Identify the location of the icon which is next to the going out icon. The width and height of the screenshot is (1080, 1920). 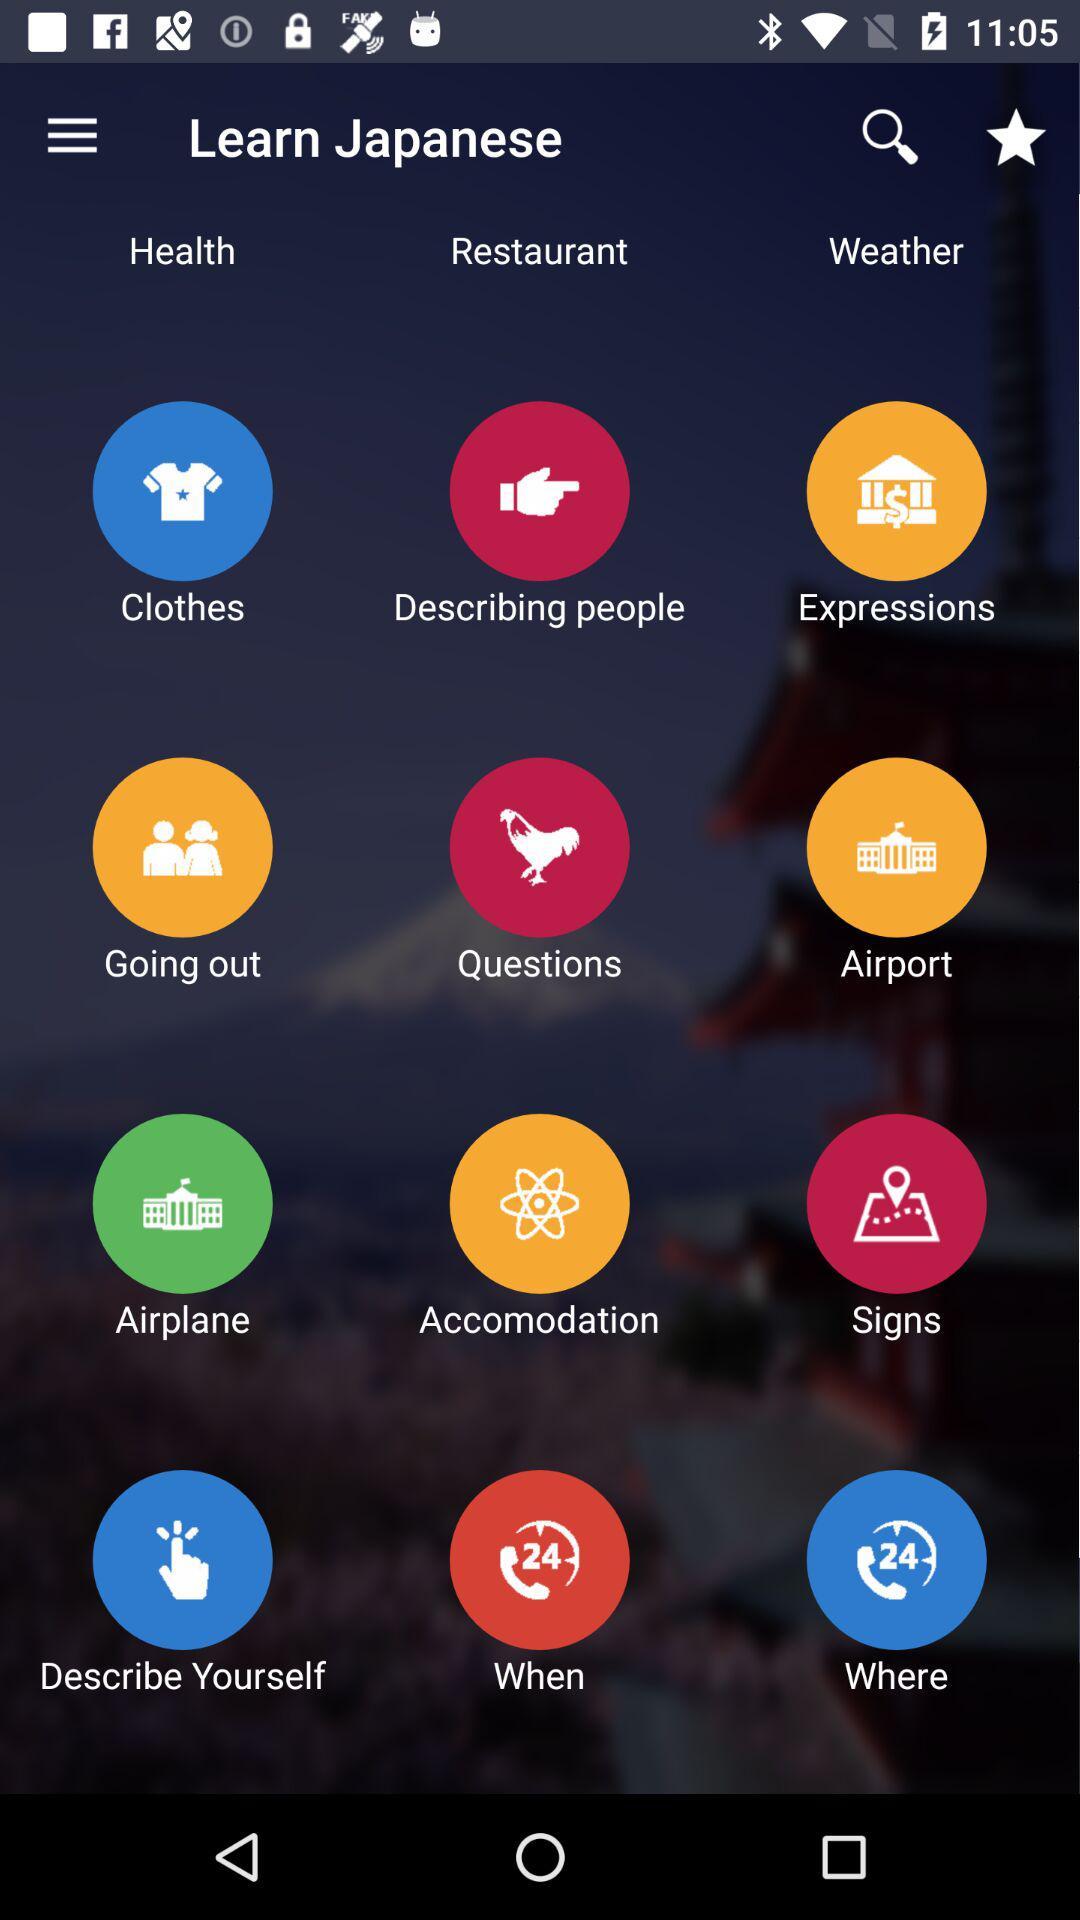
(540, 848).